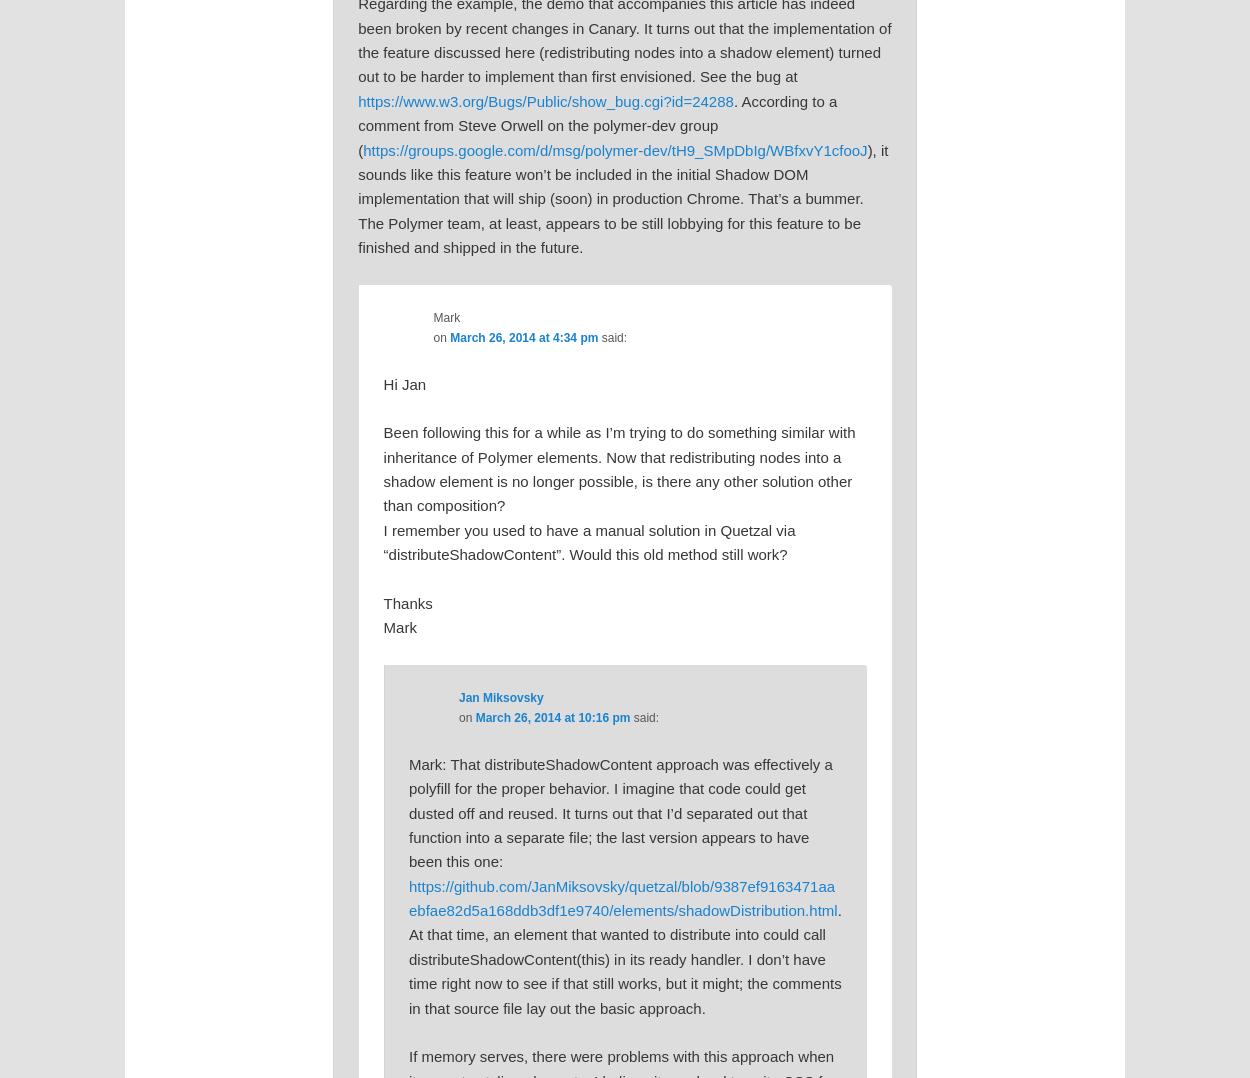 The image size is (1250, 1078). Describe the element at coordinates (524, 335) in the screenshot. I see `'March 26, 2014 at 4:34 pm'` at that location.